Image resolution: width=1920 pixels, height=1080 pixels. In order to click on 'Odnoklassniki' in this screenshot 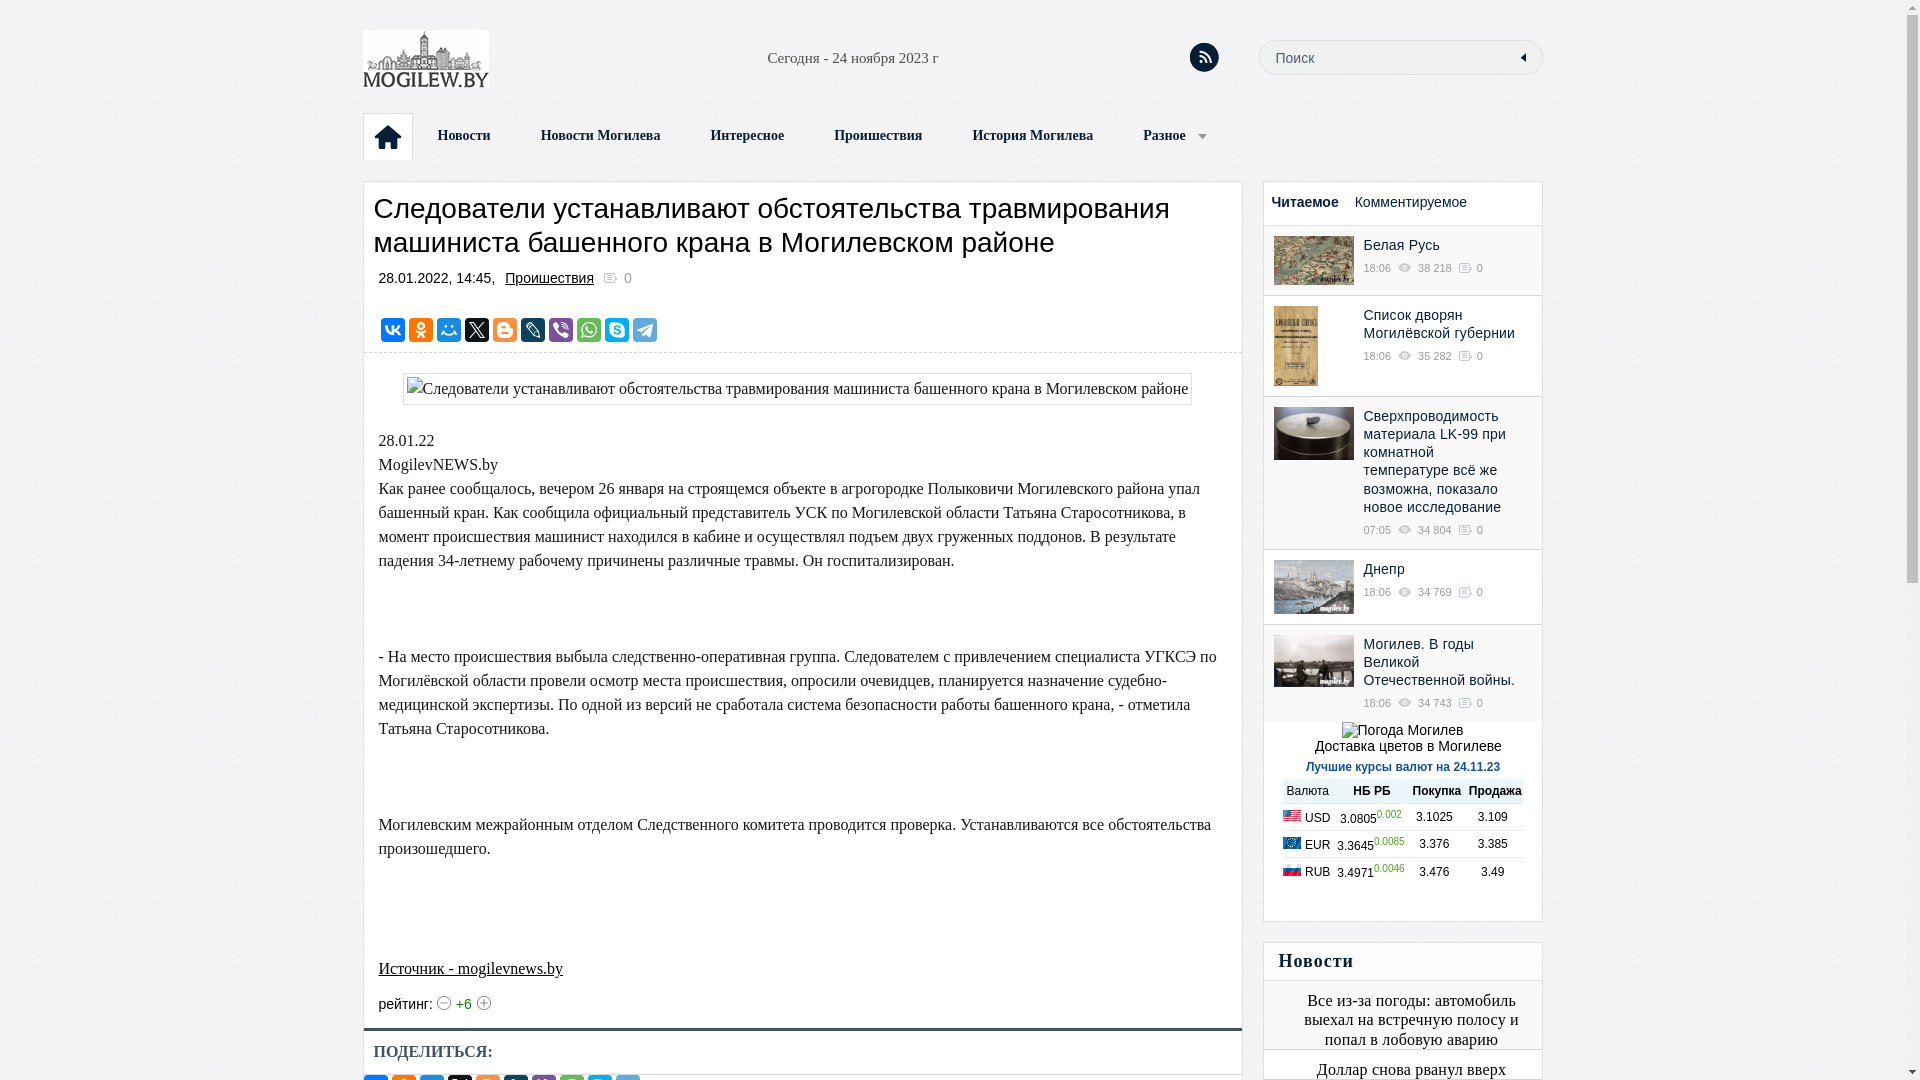, I will do `click(420, 329)`.